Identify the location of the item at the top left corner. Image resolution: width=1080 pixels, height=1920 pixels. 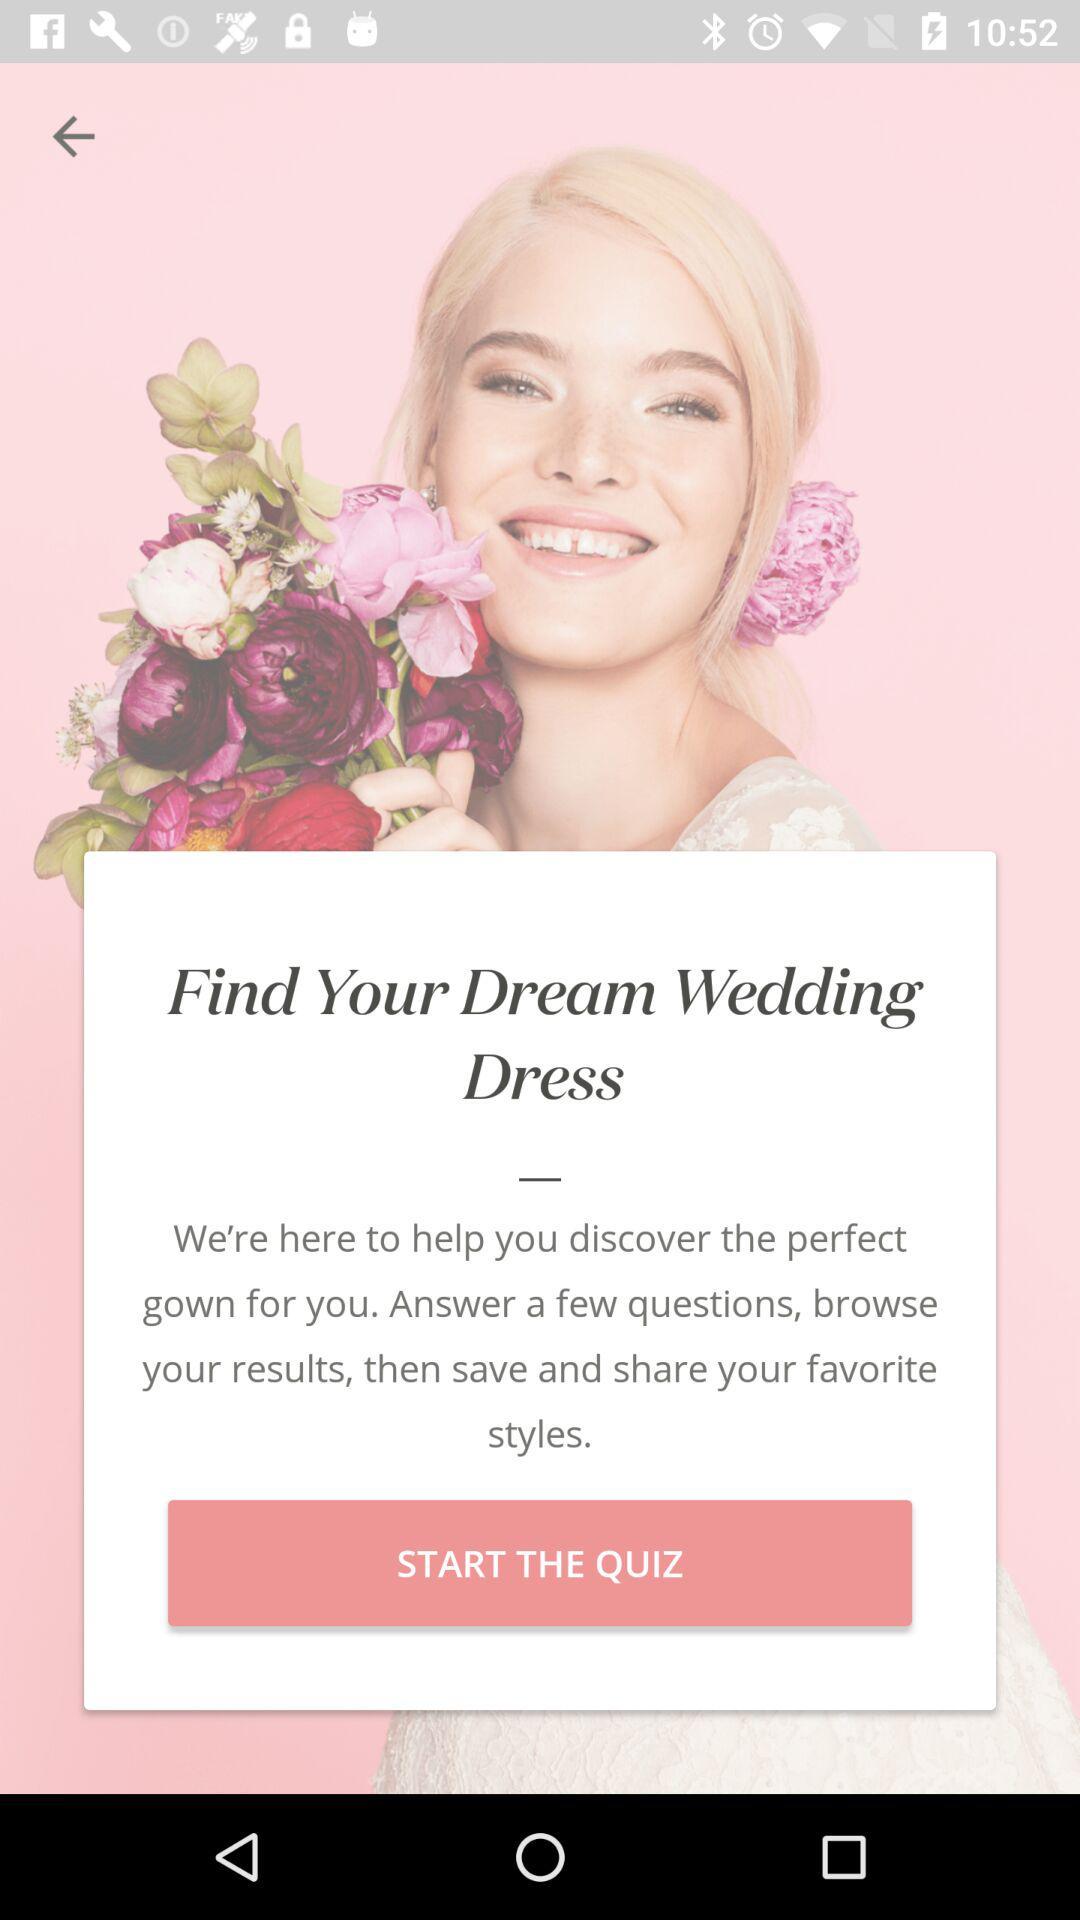
(72, 135).